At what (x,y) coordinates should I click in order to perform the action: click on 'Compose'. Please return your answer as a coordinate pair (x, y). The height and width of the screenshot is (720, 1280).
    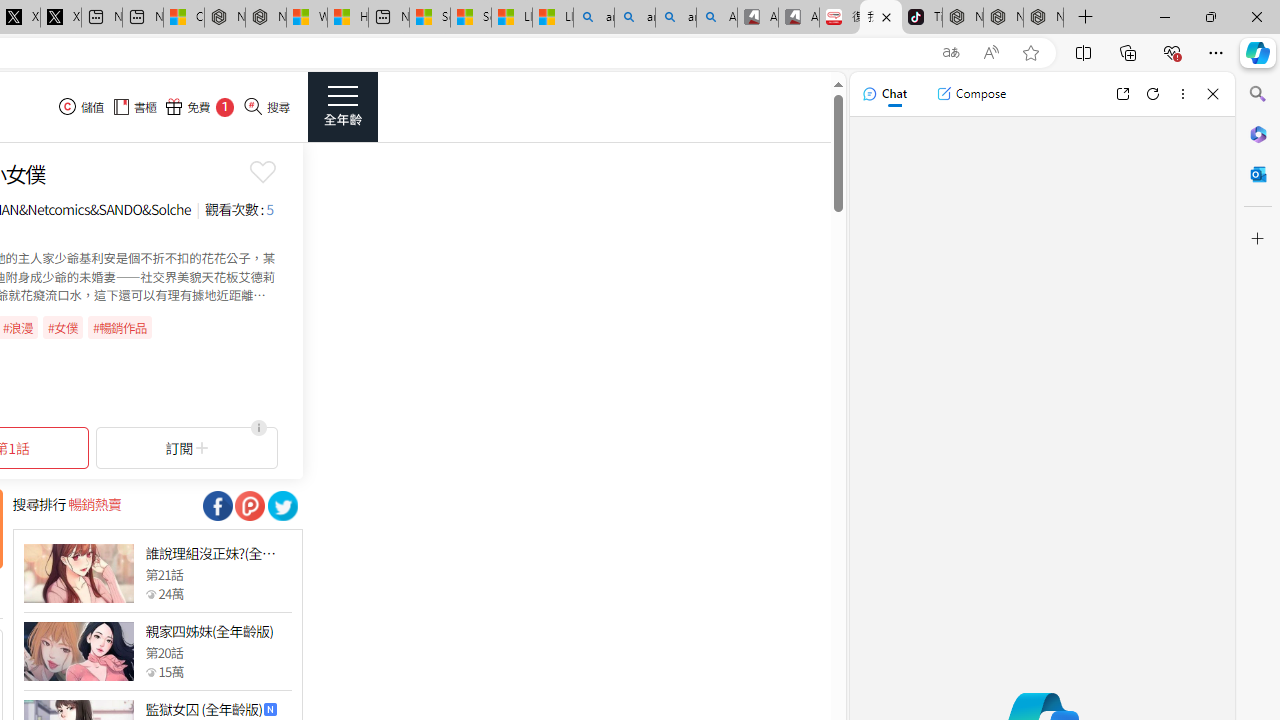
    Looking at the image, I should click on (971, 93).